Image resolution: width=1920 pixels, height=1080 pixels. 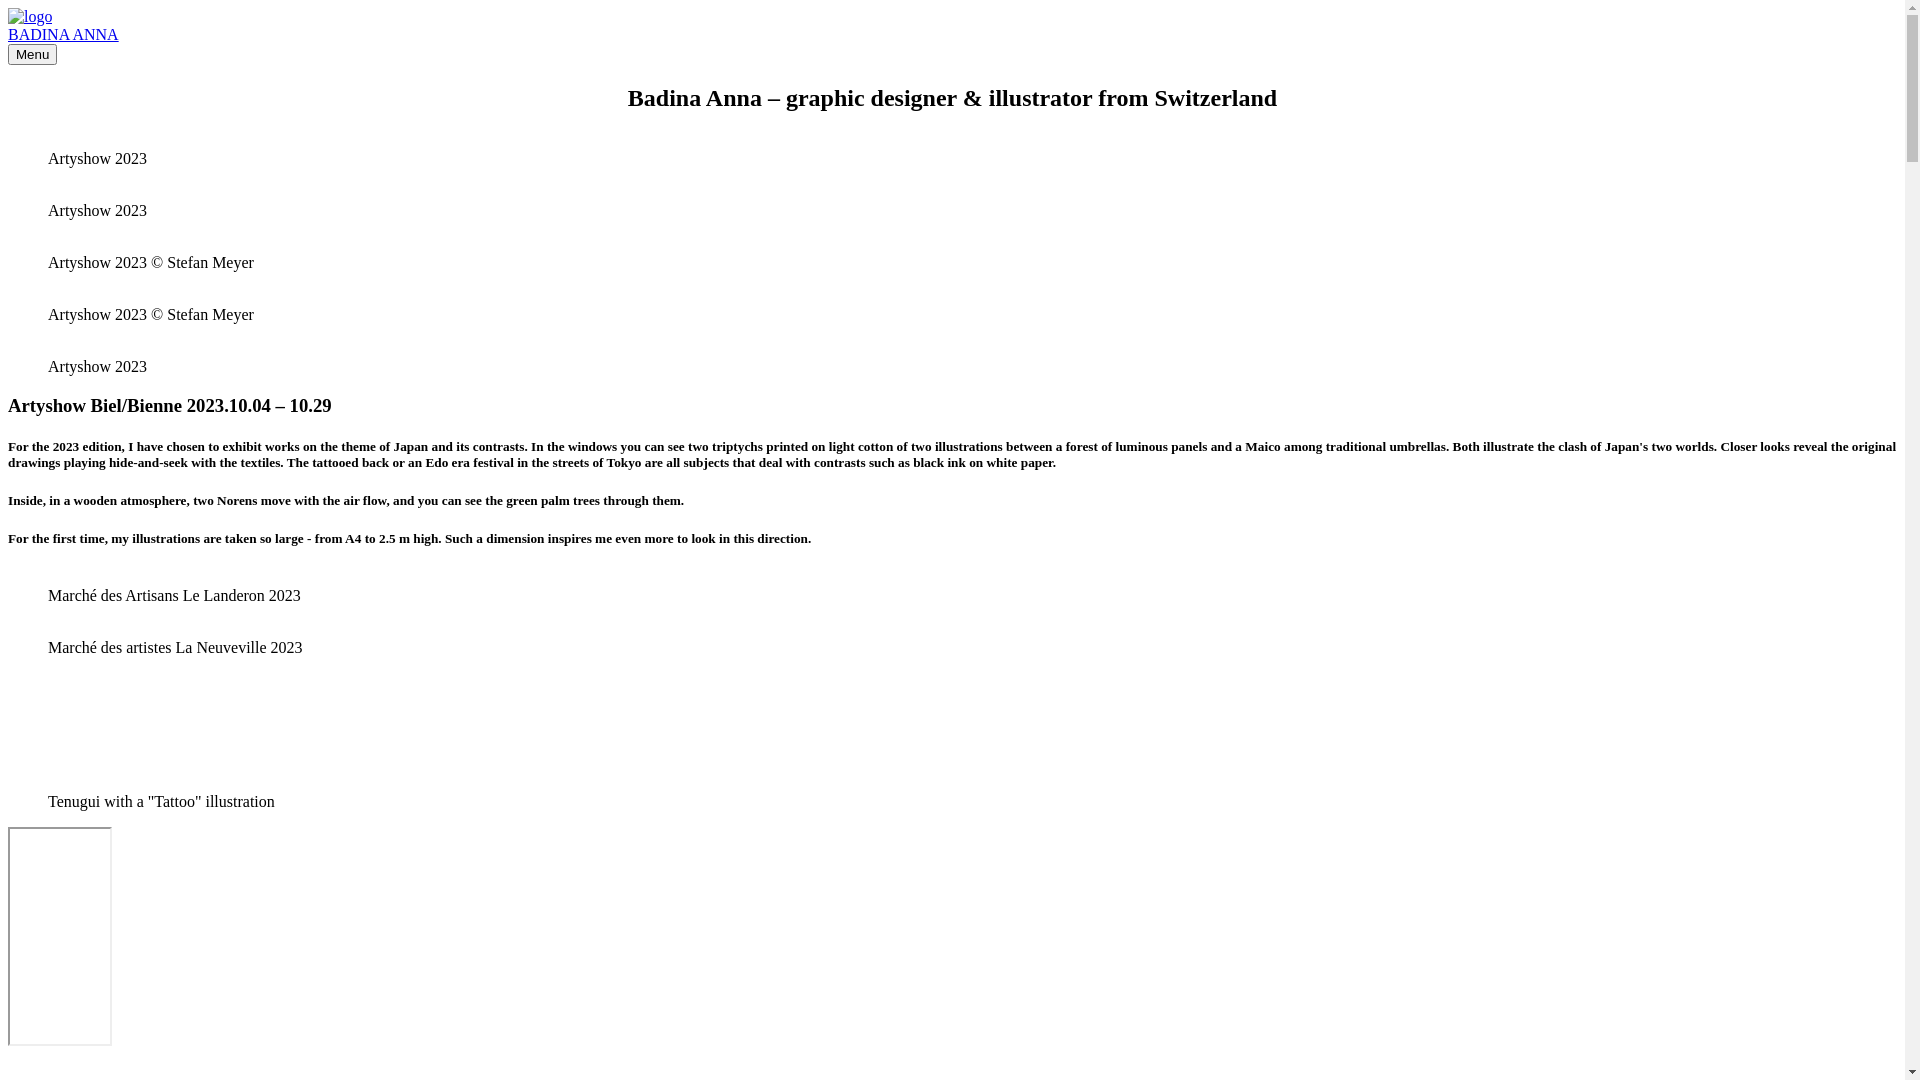 What do you see at coordinates (29, 16) in the screenshot?
I see `'logo'` at bounding box center [29, 16].